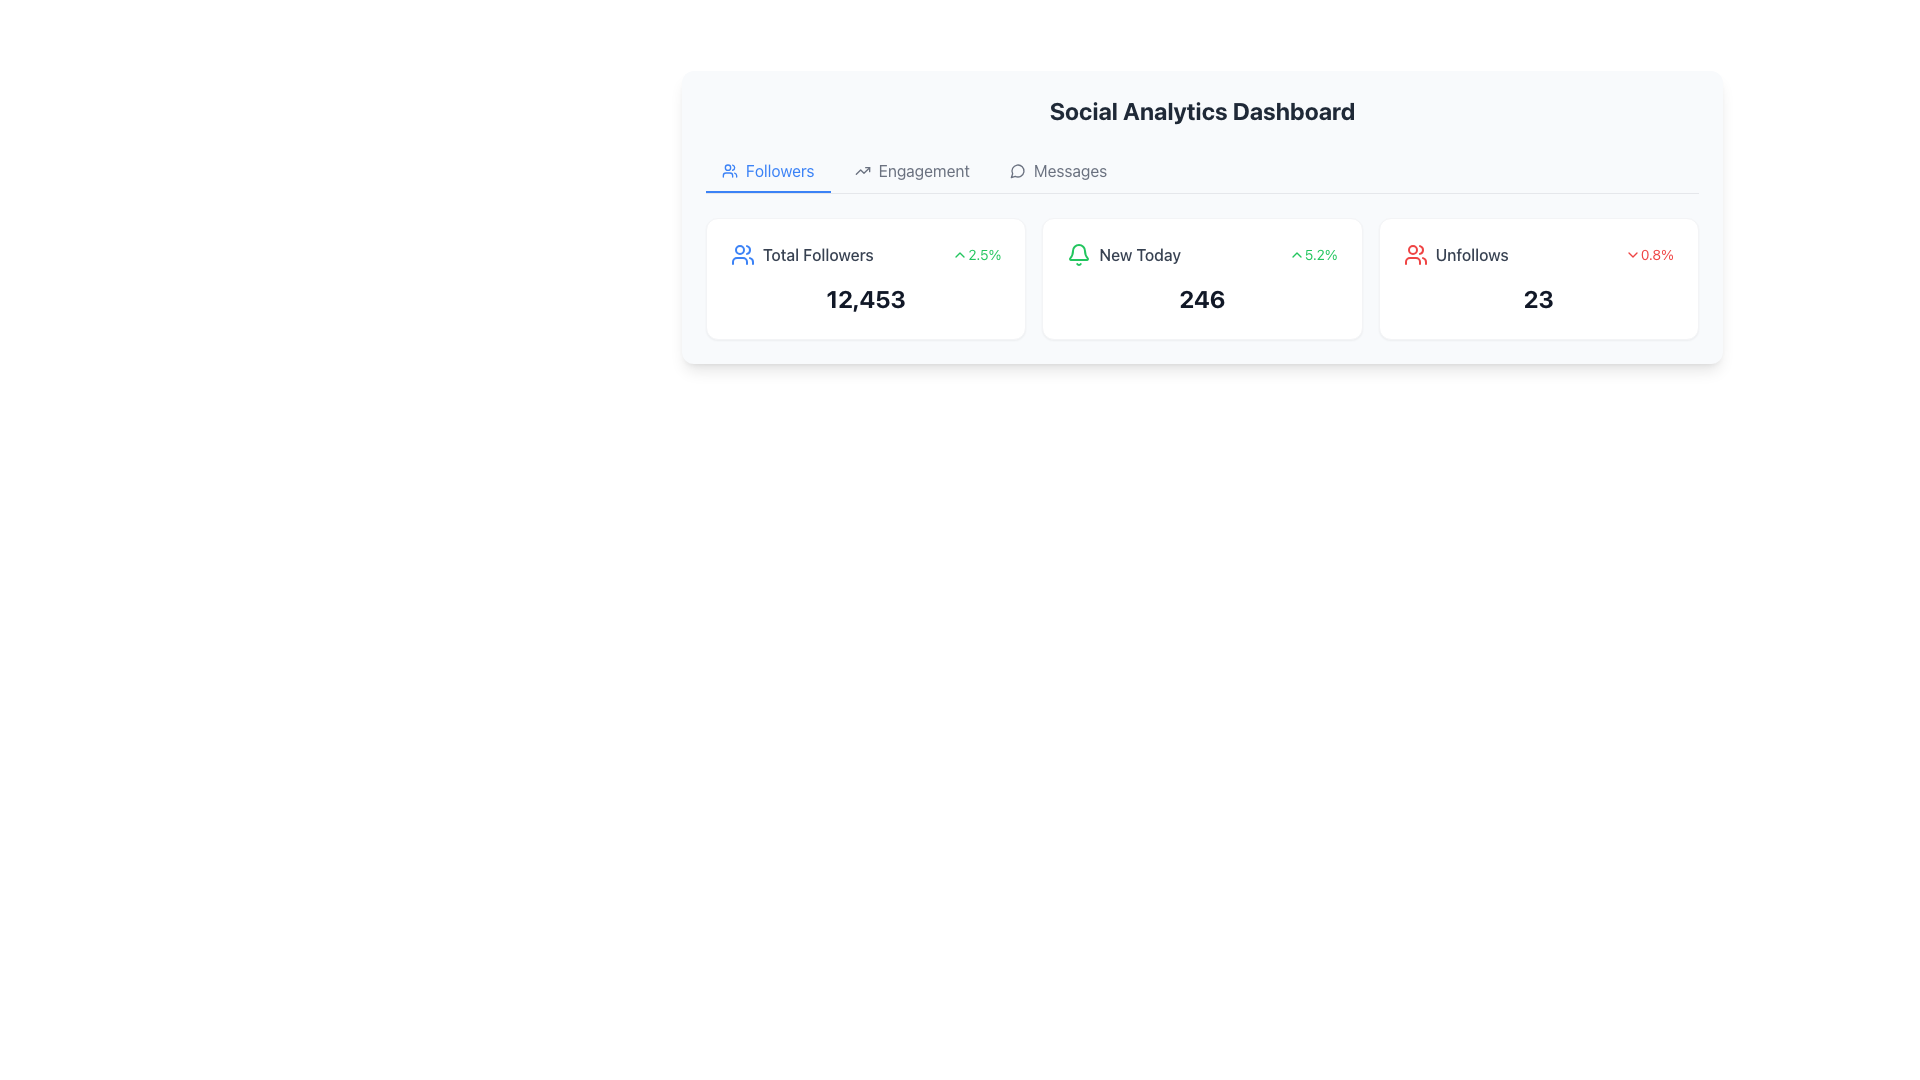  Describe the element at coordinates (802, 253) in the screenshot. I see `the non-interactive label with the icon that describes the total number of followers, located in the top-left metrics card of the dashboard` at that location.